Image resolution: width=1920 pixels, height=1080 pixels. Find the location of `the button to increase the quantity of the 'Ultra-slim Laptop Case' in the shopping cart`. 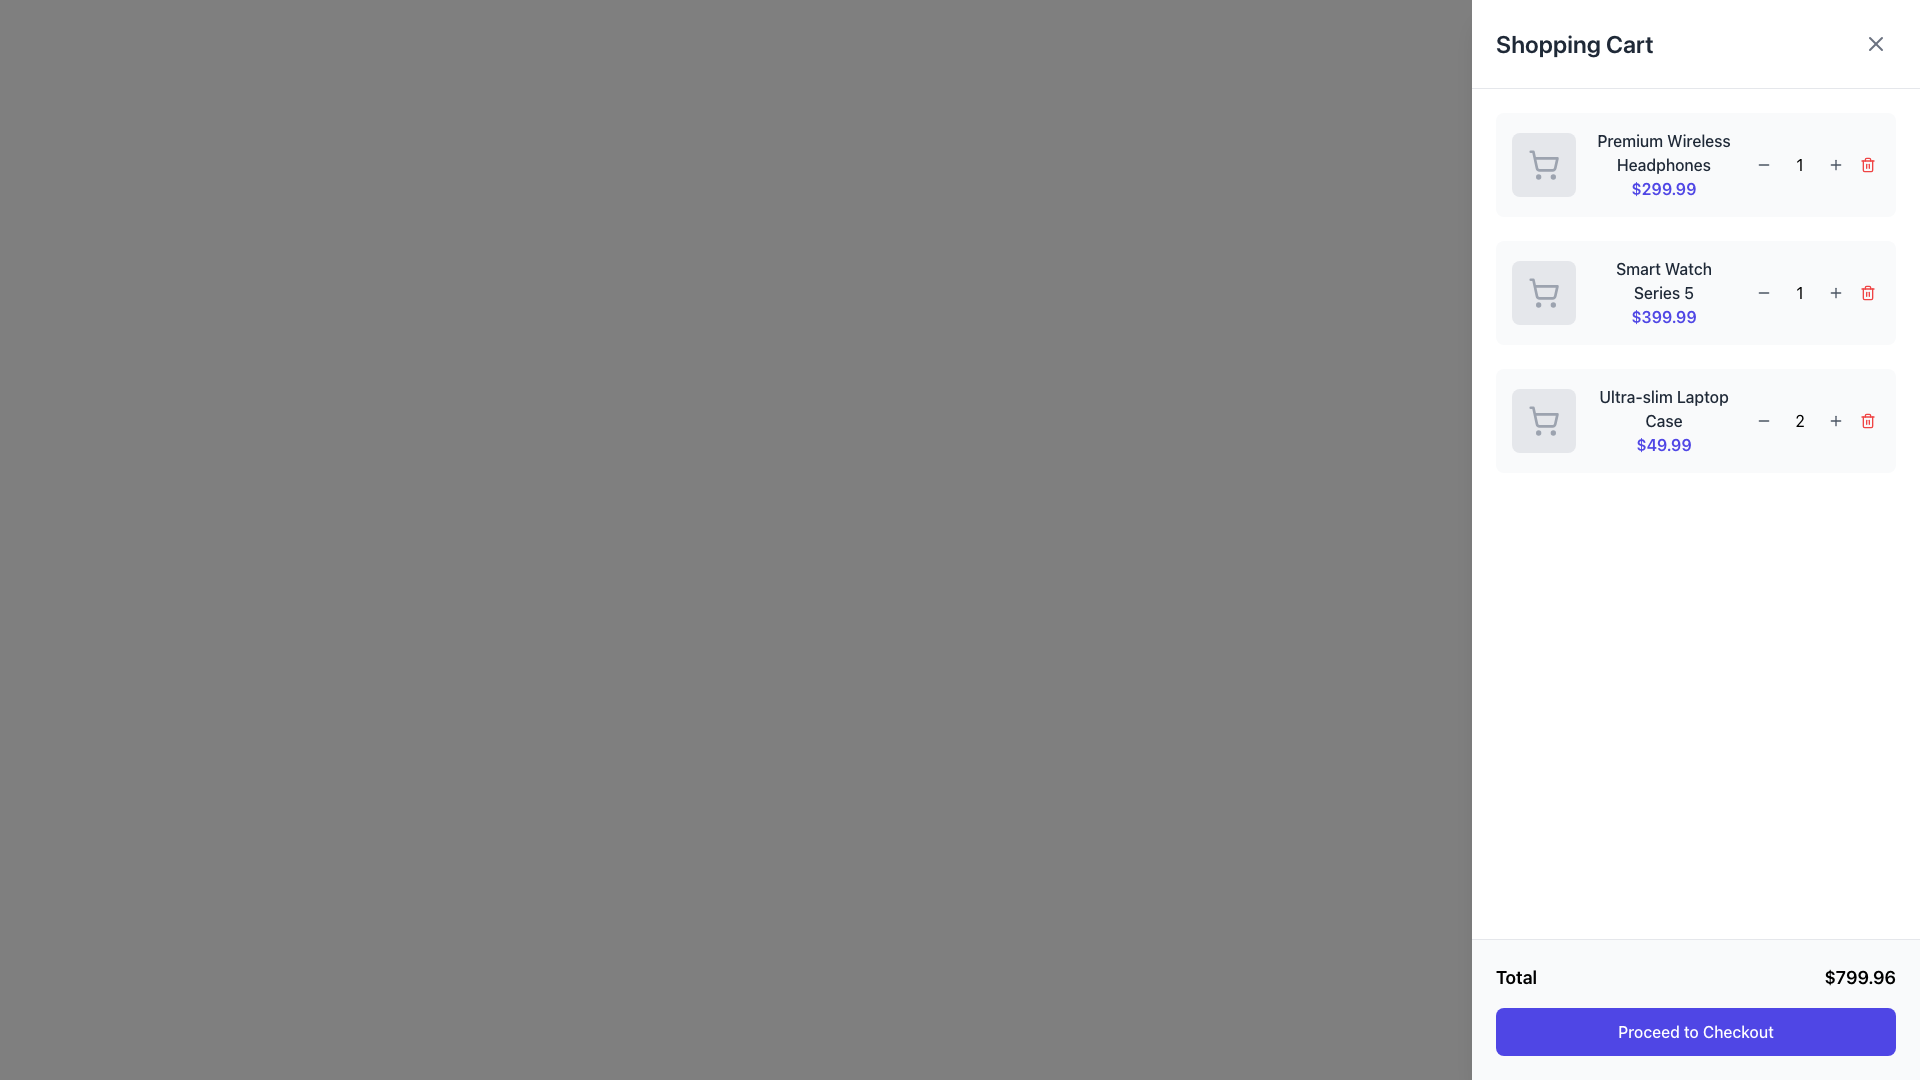

the button to increase the quantity of the 'Ultra-slim Laptop Case' in the shopping cart is located at coordinates (1836, 419).